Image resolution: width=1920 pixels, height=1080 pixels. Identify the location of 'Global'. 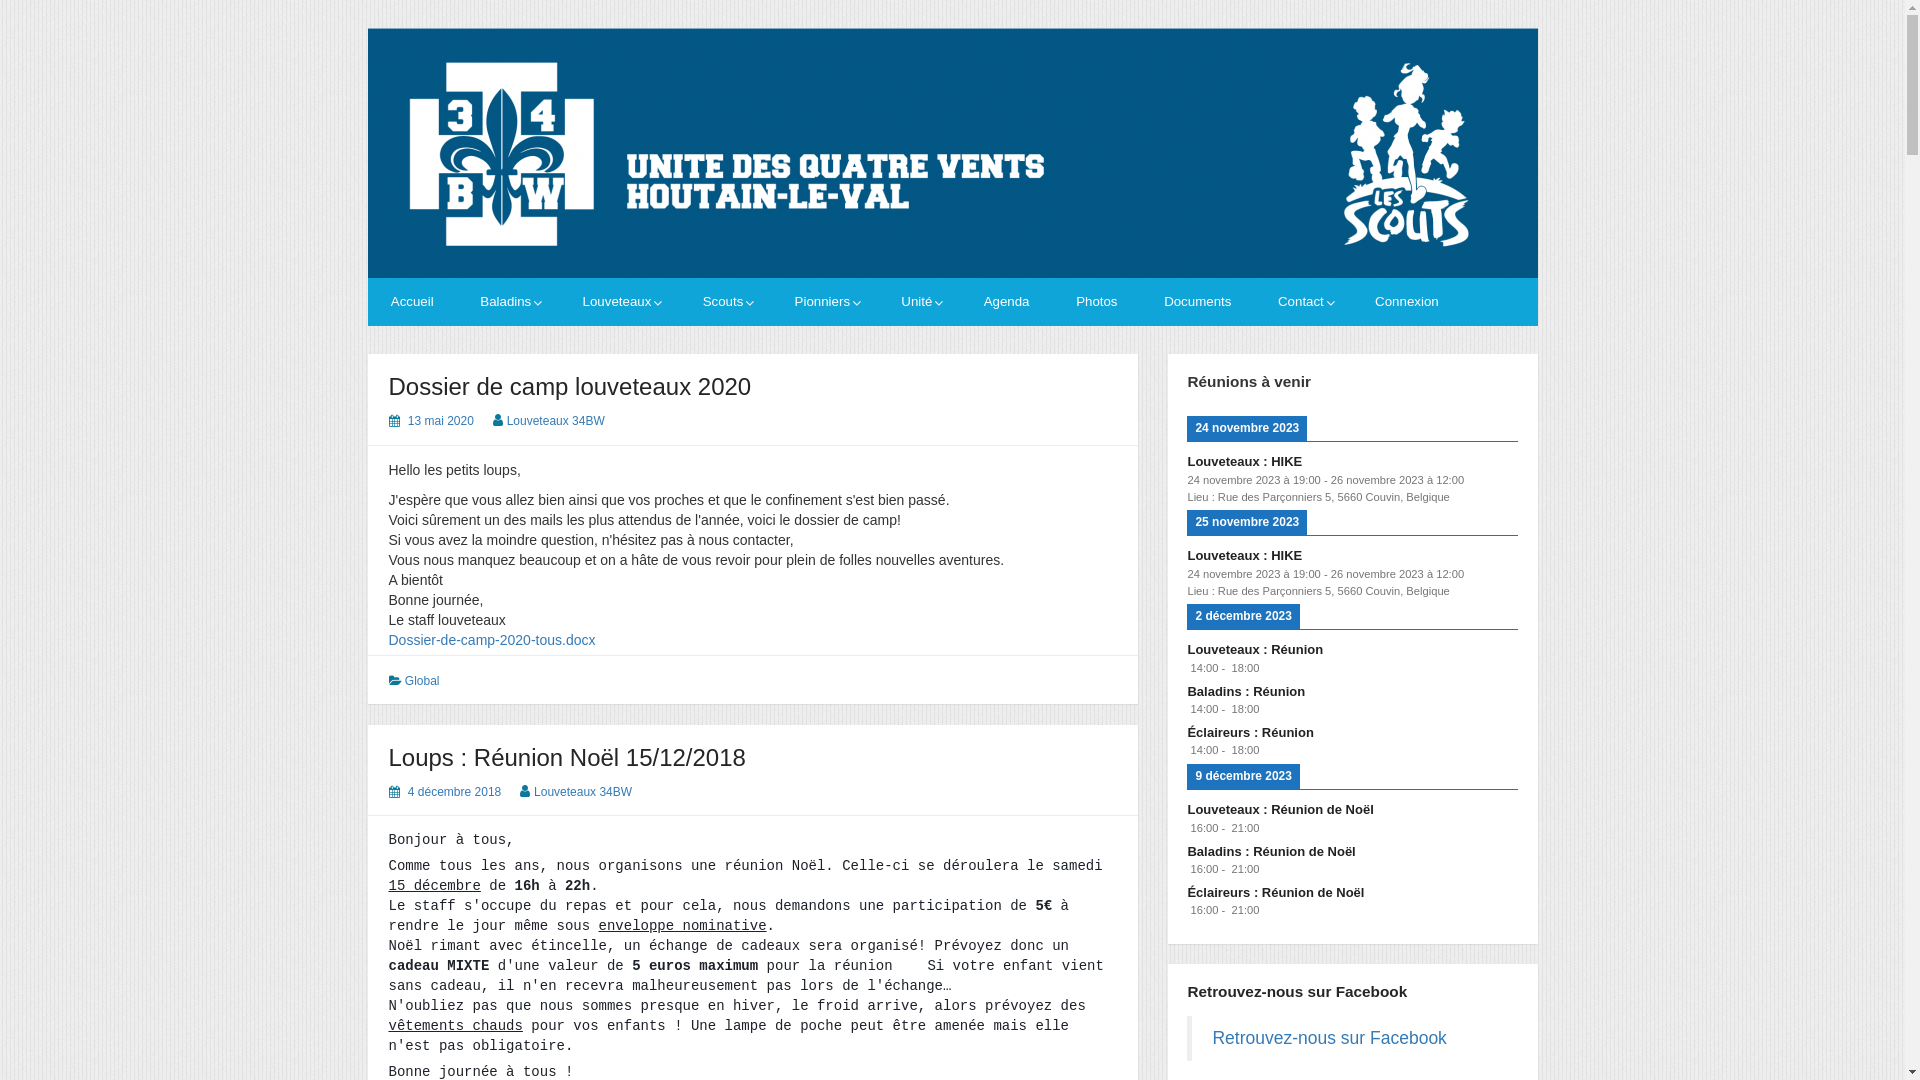
(403, 680).